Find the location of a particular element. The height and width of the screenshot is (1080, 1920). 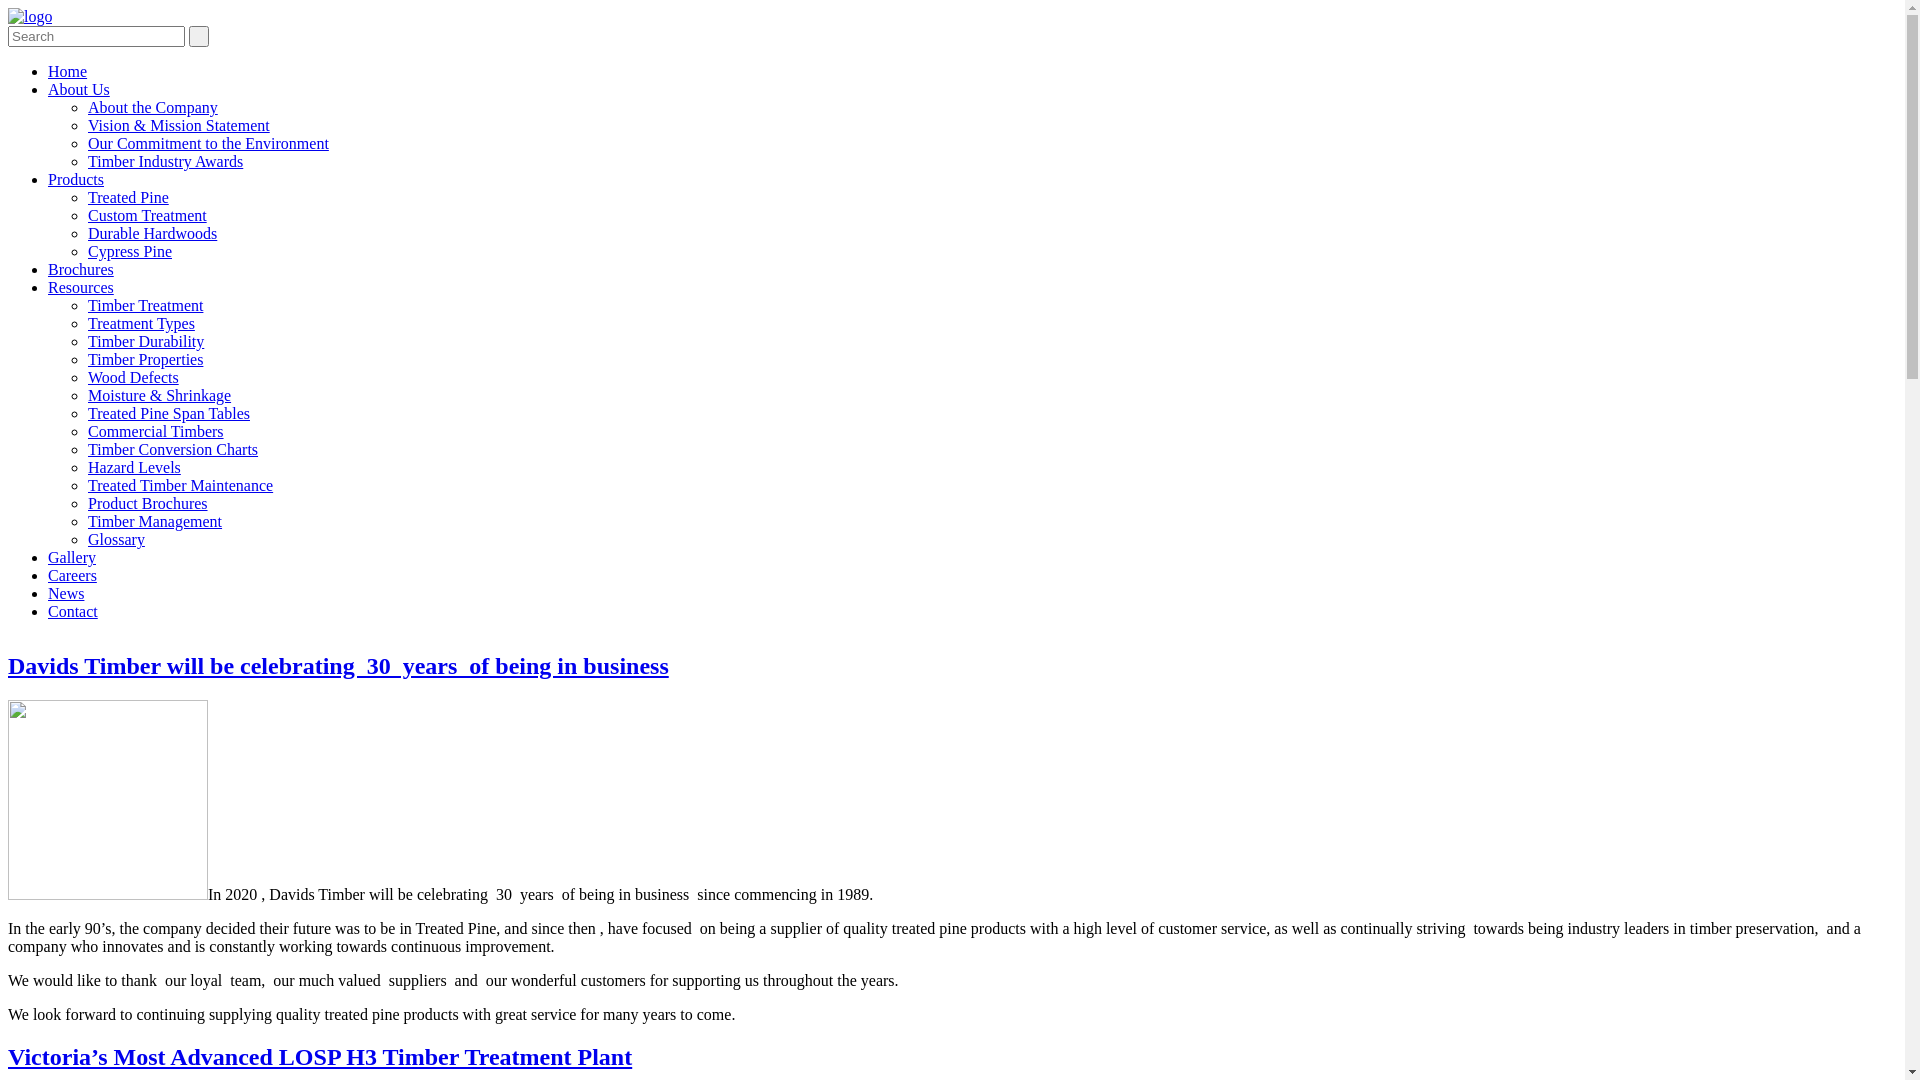

'Treated Pine Span Tables' is located at coordinates (168, 412).